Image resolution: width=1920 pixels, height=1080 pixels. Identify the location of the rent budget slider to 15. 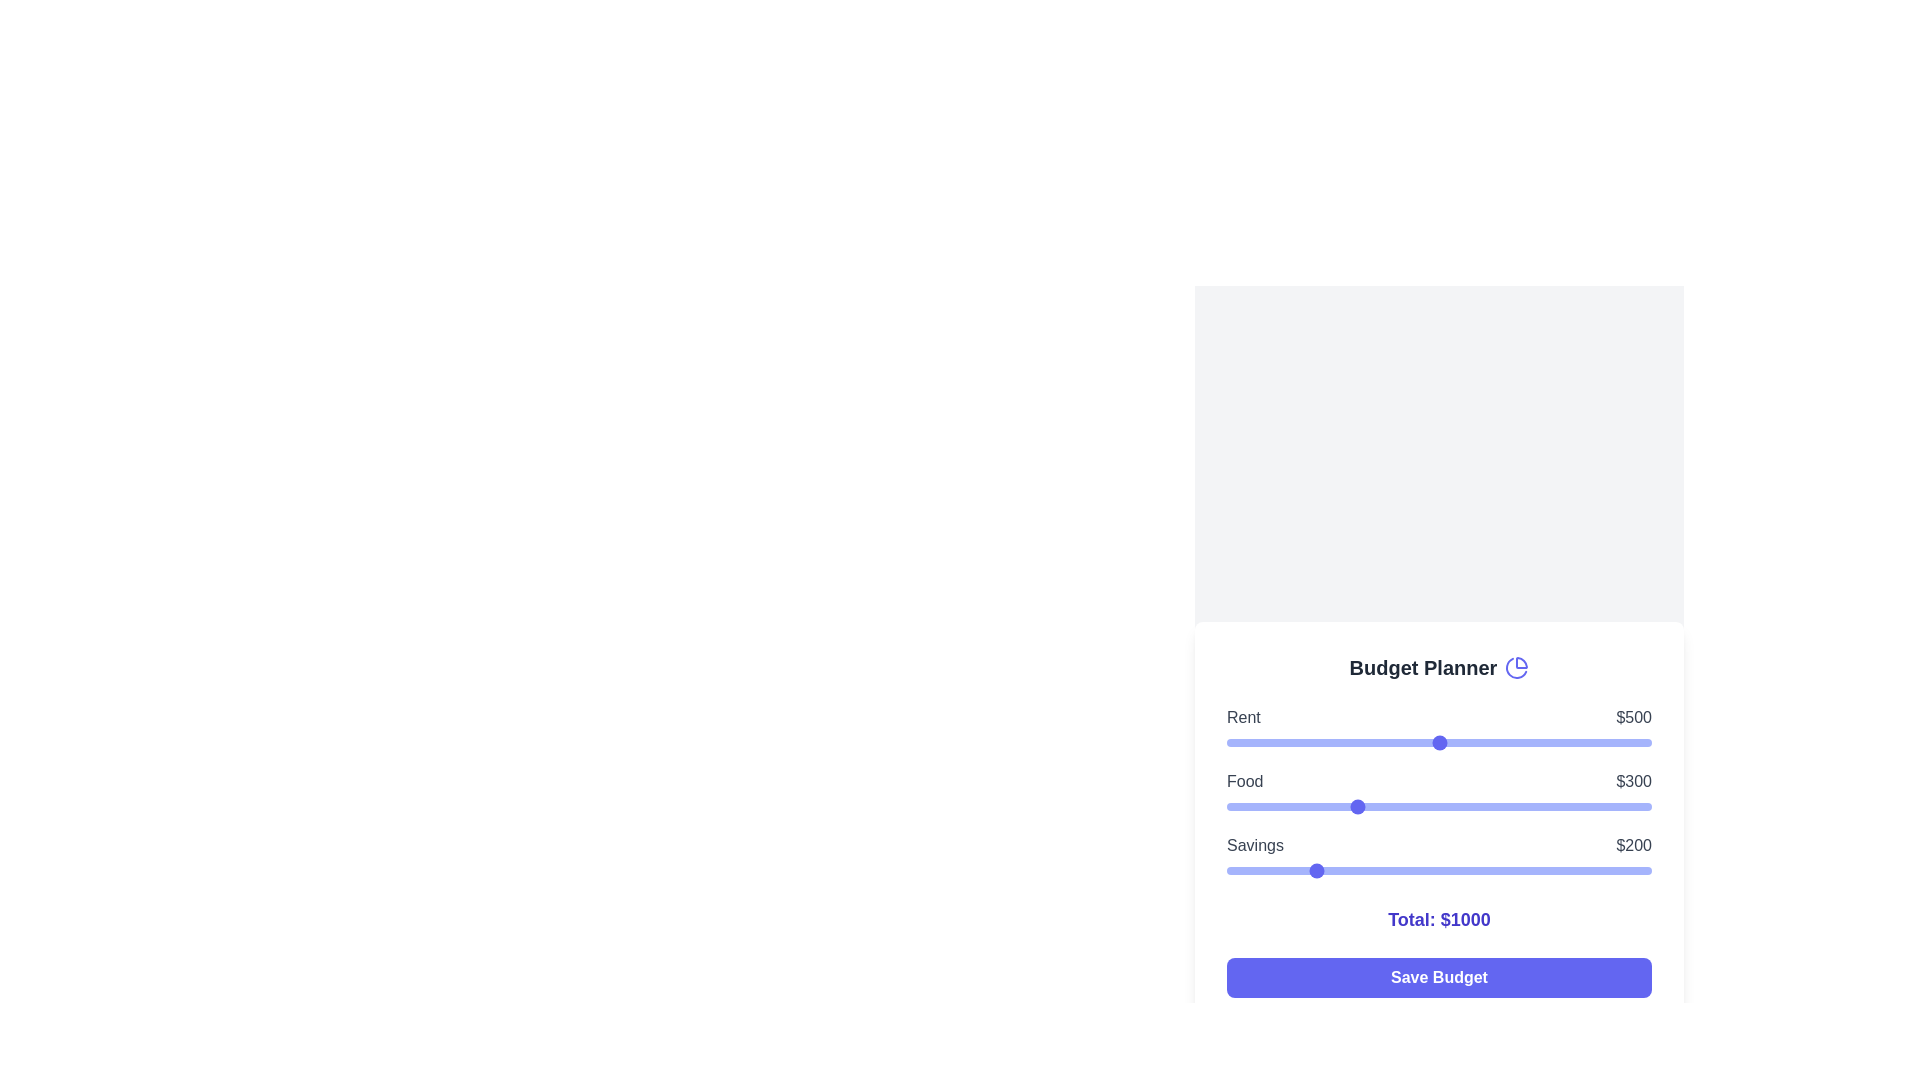
(1232, 743).